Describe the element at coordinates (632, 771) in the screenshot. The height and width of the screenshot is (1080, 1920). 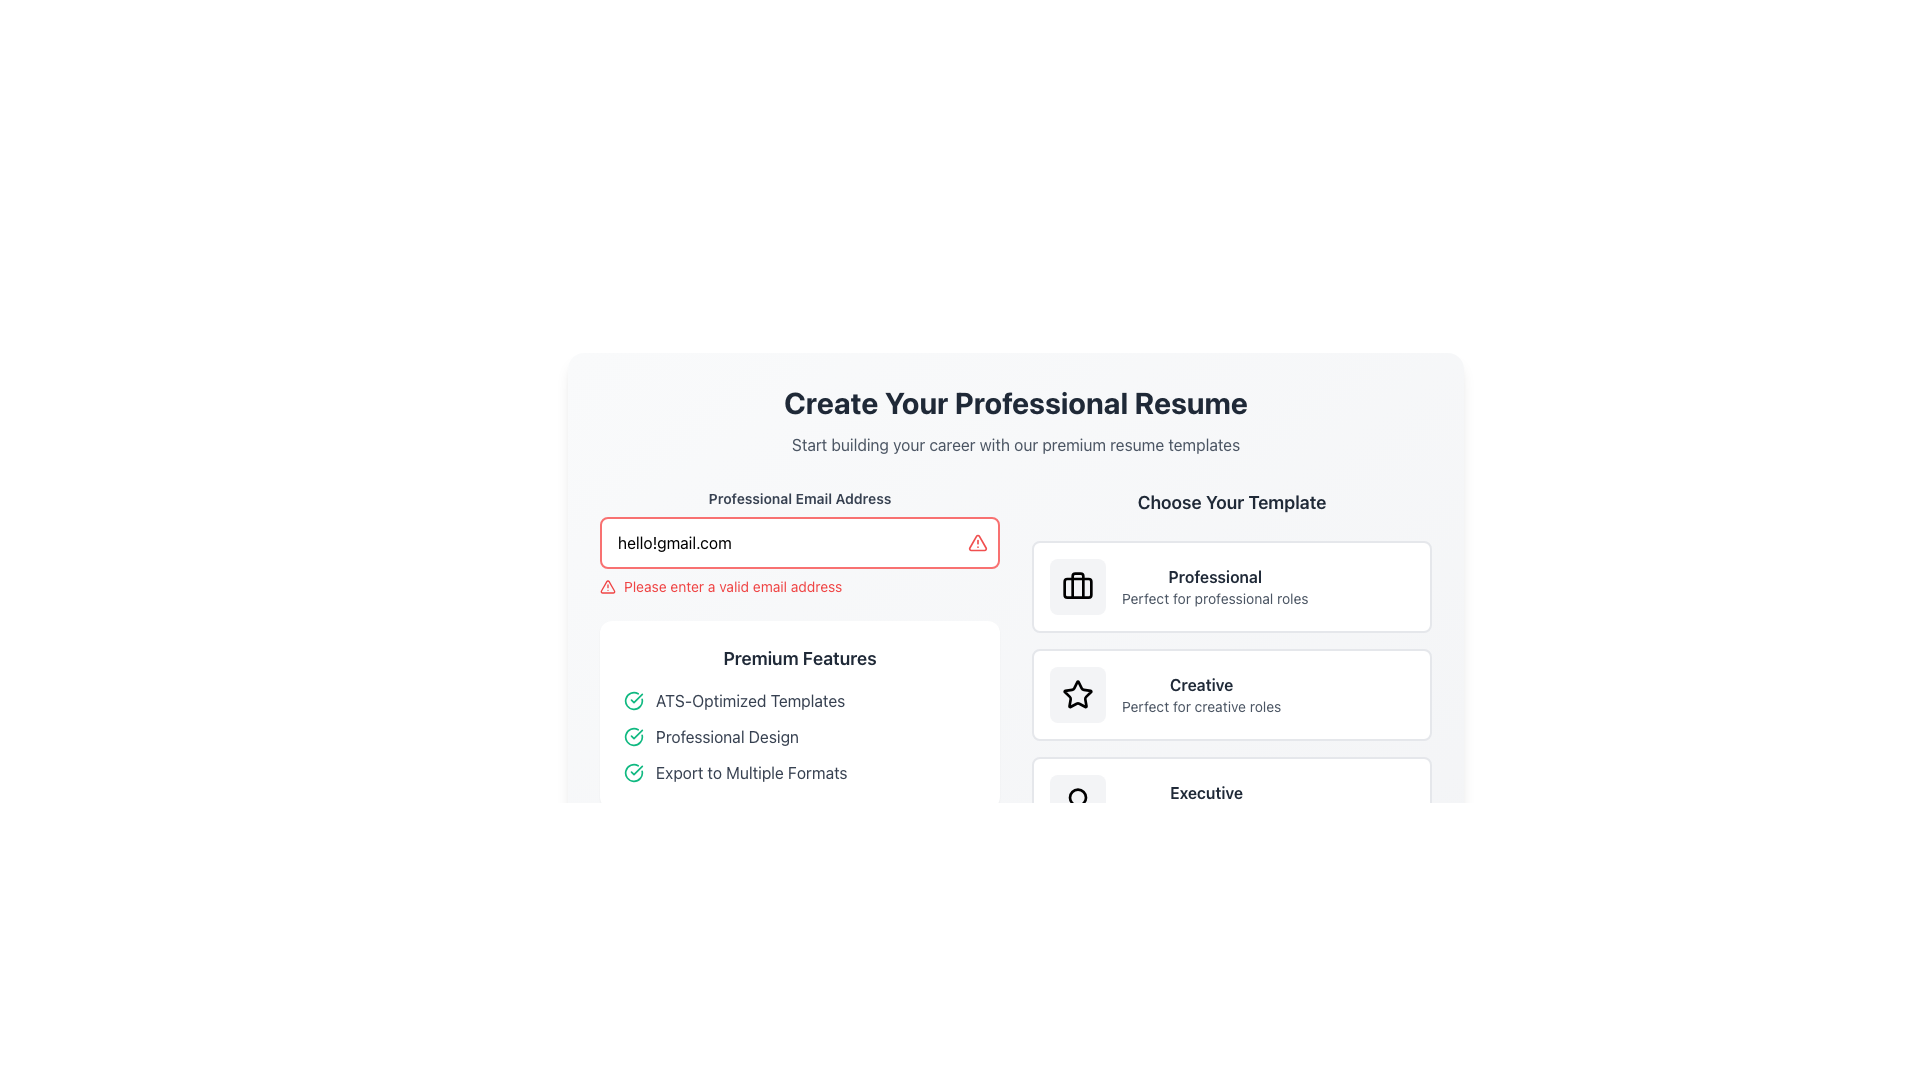
I see `the icon that indicates a confirmed feature, positioned beside the text 'Export to Multiple Formats' in the premium features section` at that location.